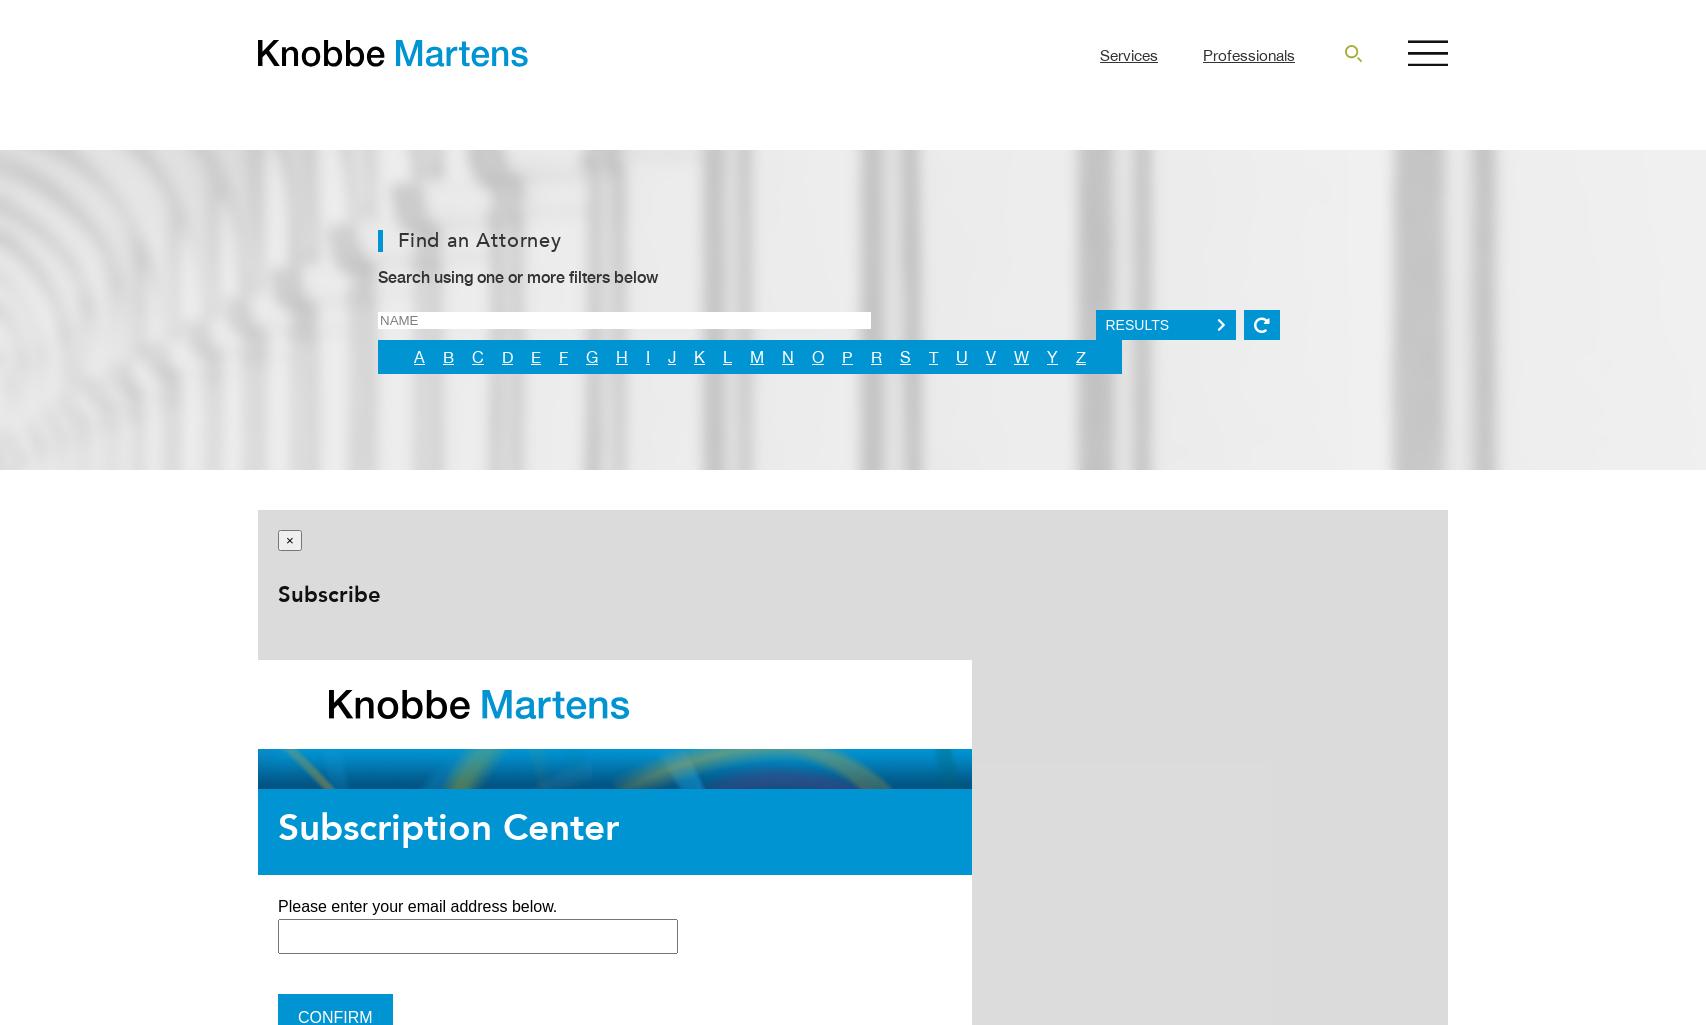 The image size is (1706, 1025). Describe the element at coordinates (1137, 325) in the screenshot. I see `'Results'` at that location.